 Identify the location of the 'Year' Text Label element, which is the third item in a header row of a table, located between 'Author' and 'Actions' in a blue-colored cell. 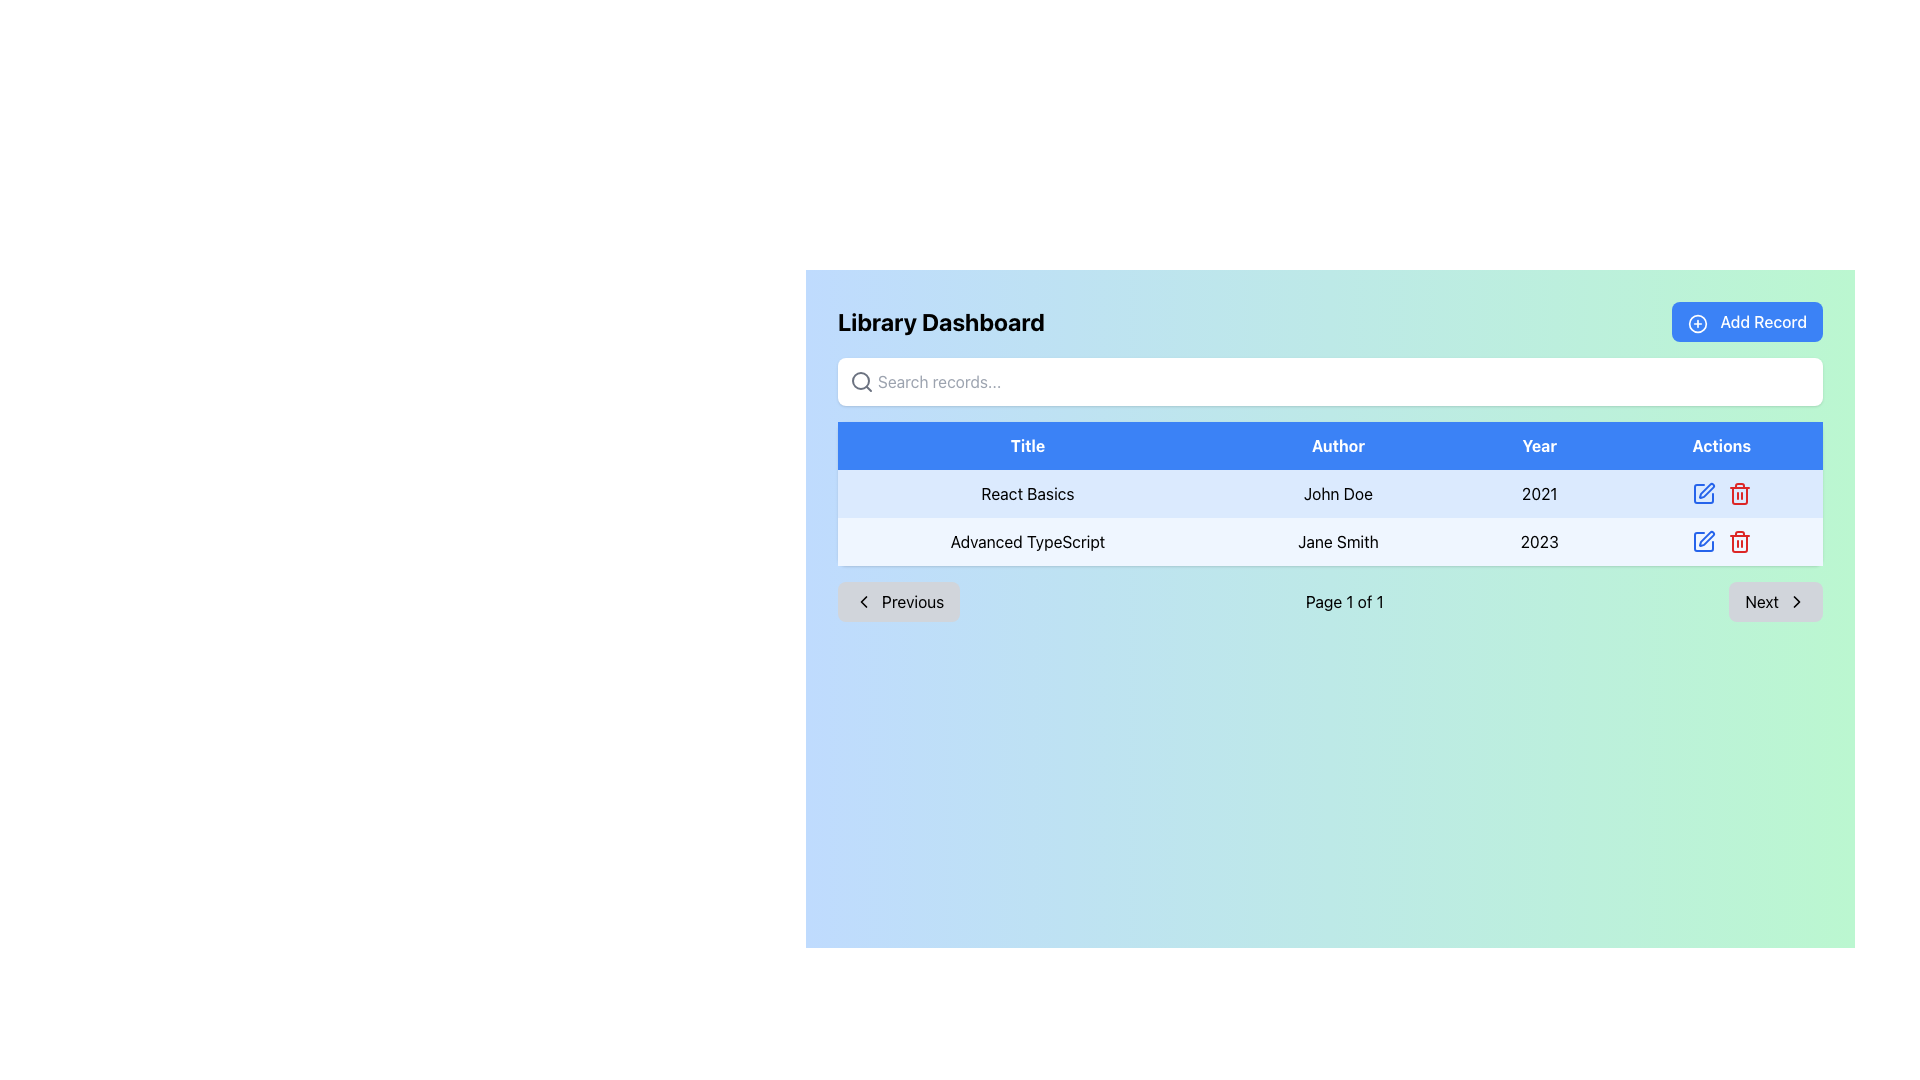
(1538, 445).